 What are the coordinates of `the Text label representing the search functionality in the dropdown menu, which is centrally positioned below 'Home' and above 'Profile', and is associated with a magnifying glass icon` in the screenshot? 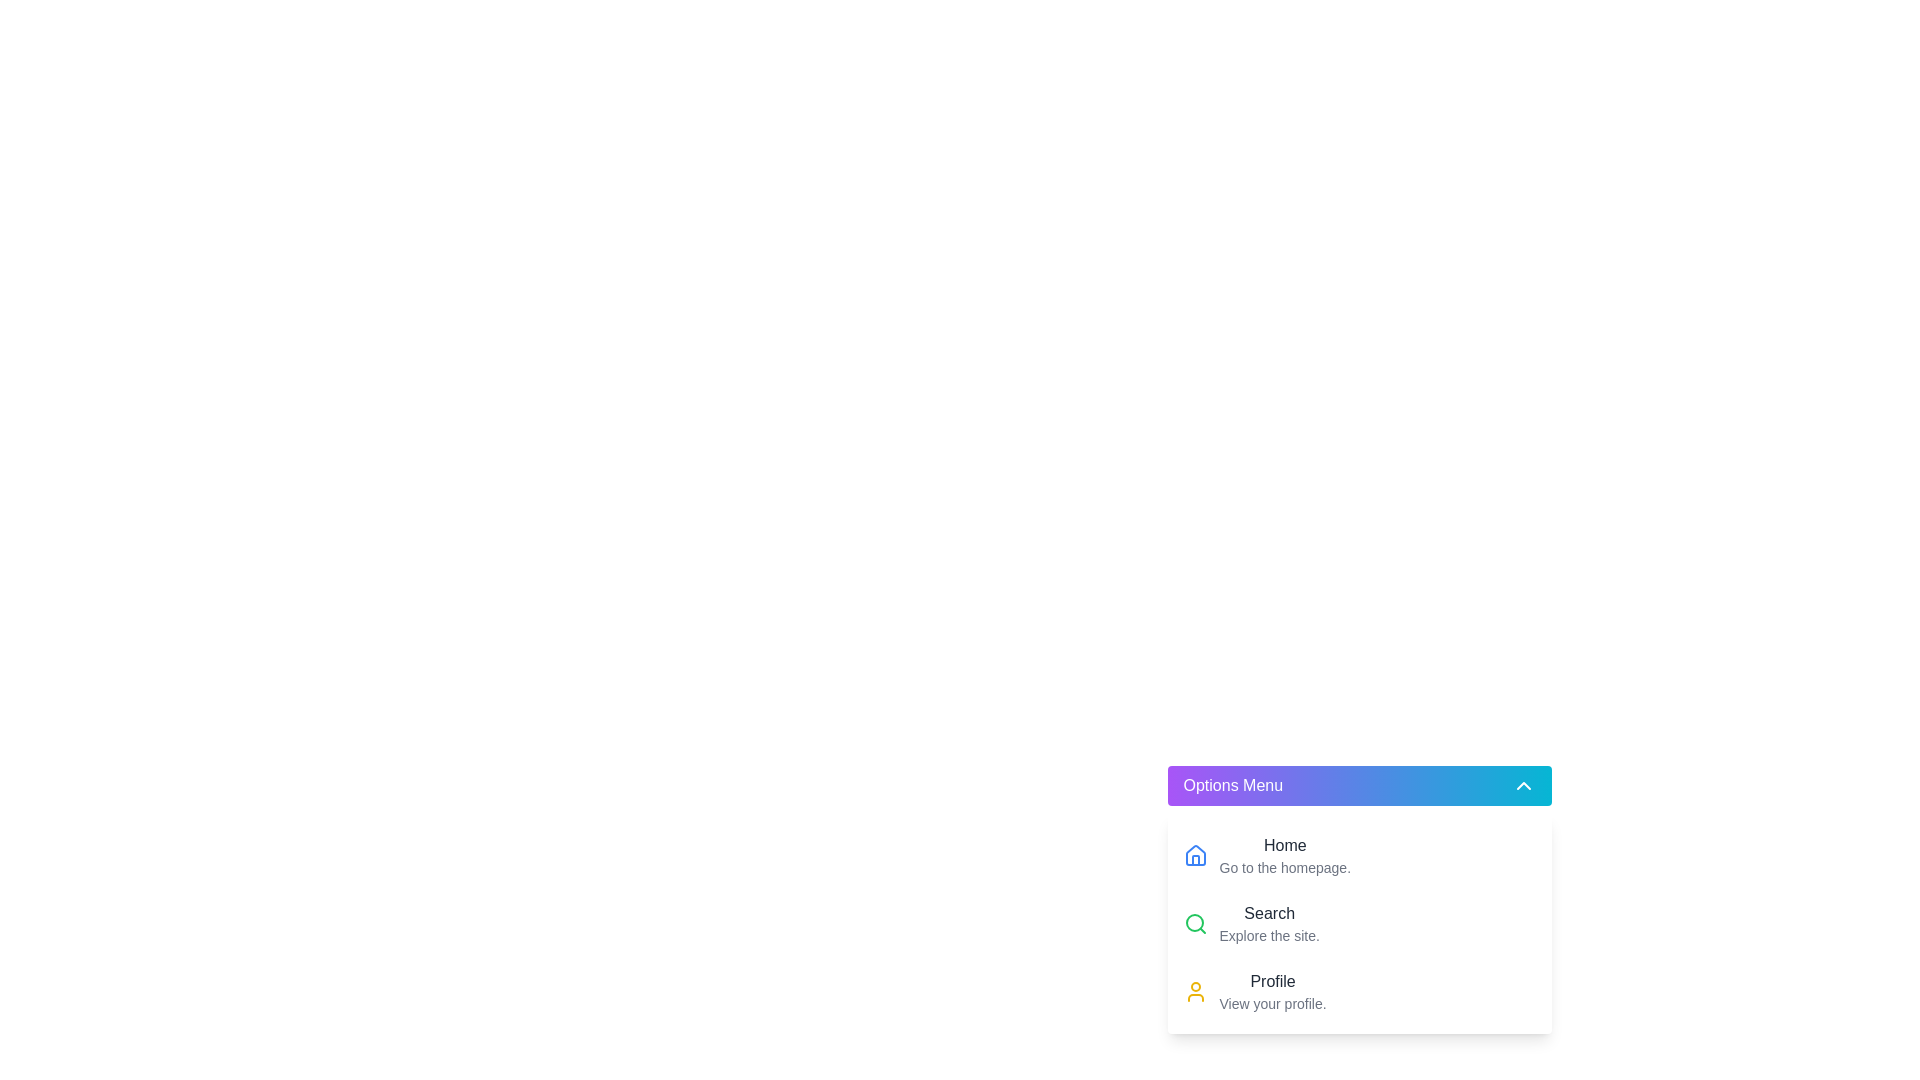 It's located at (1268, 914).